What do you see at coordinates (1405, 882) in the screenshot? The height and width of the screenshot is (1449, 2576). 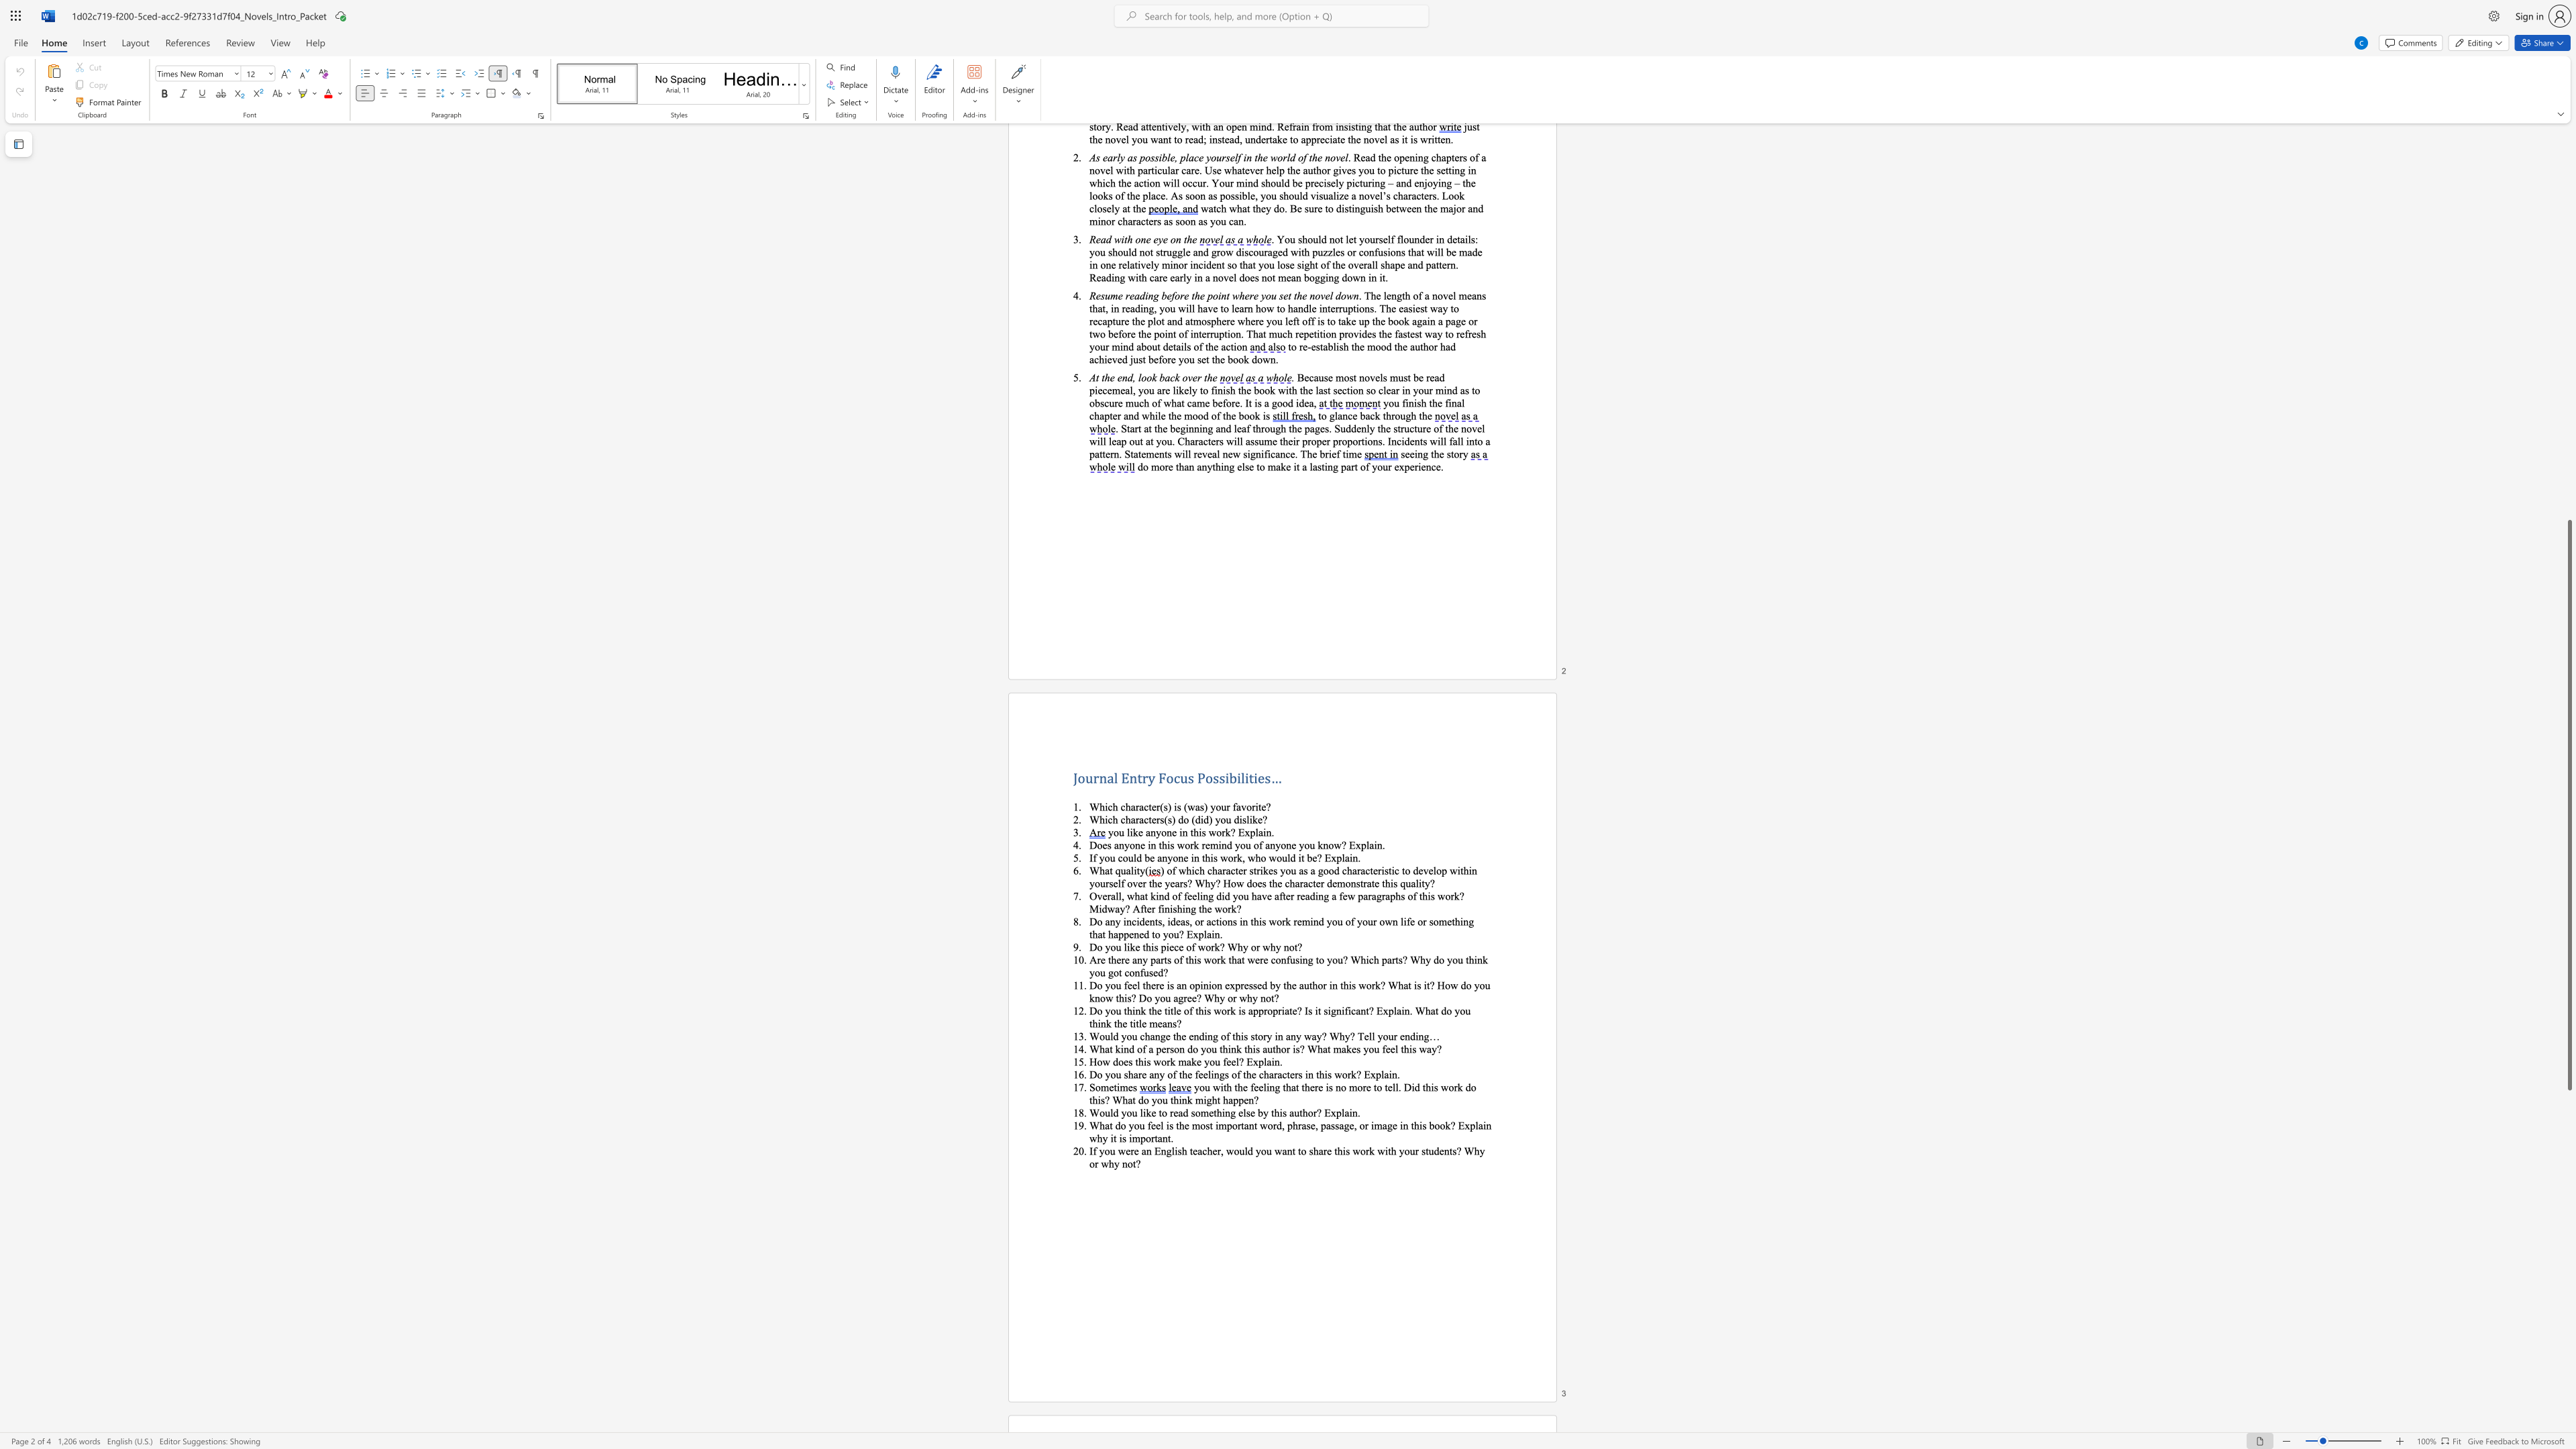 I see `the subset text "uality?" within the text "this quality?"` at bounding box center [1405, 882].